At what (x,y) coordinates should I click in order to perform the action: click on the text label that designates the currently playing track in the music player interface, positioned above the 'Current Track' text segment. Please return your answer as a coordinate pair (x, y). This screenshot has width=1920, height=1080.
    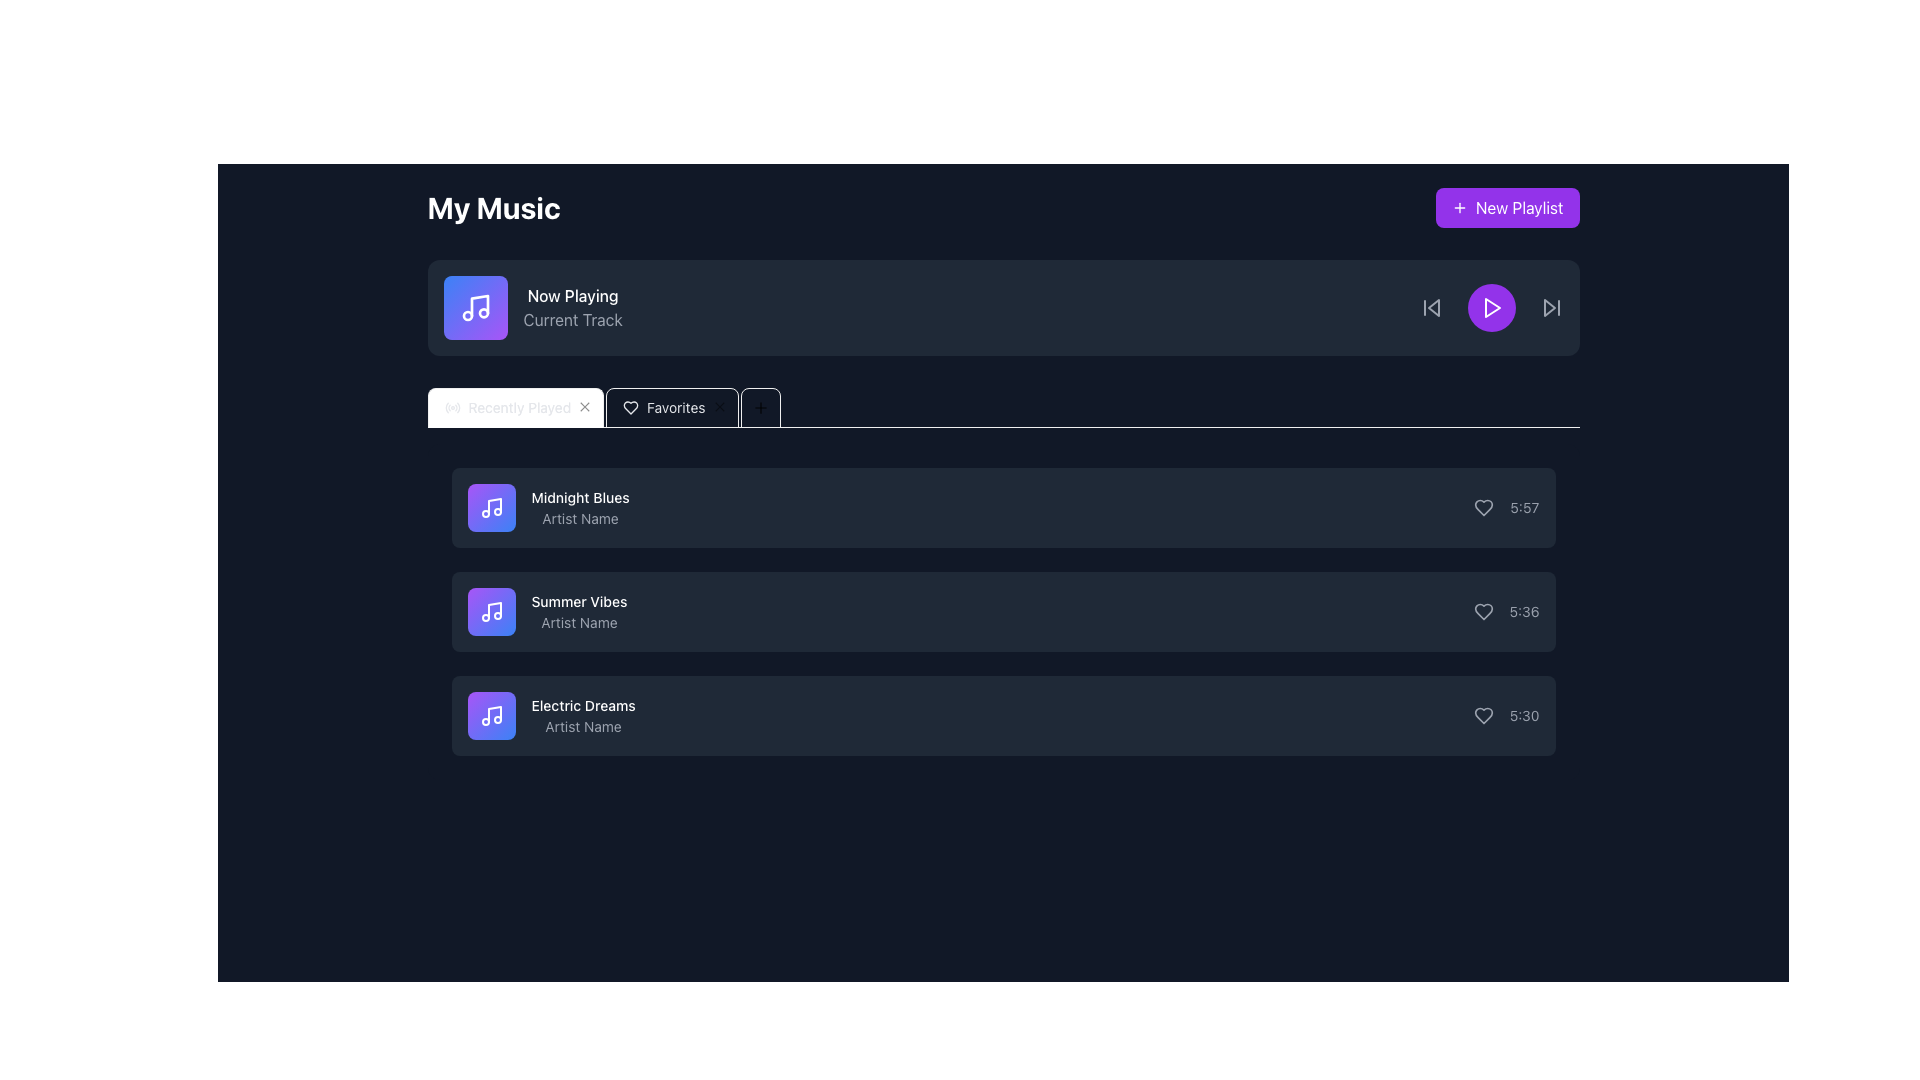
    Looking at the image, I should click on (572, 296).